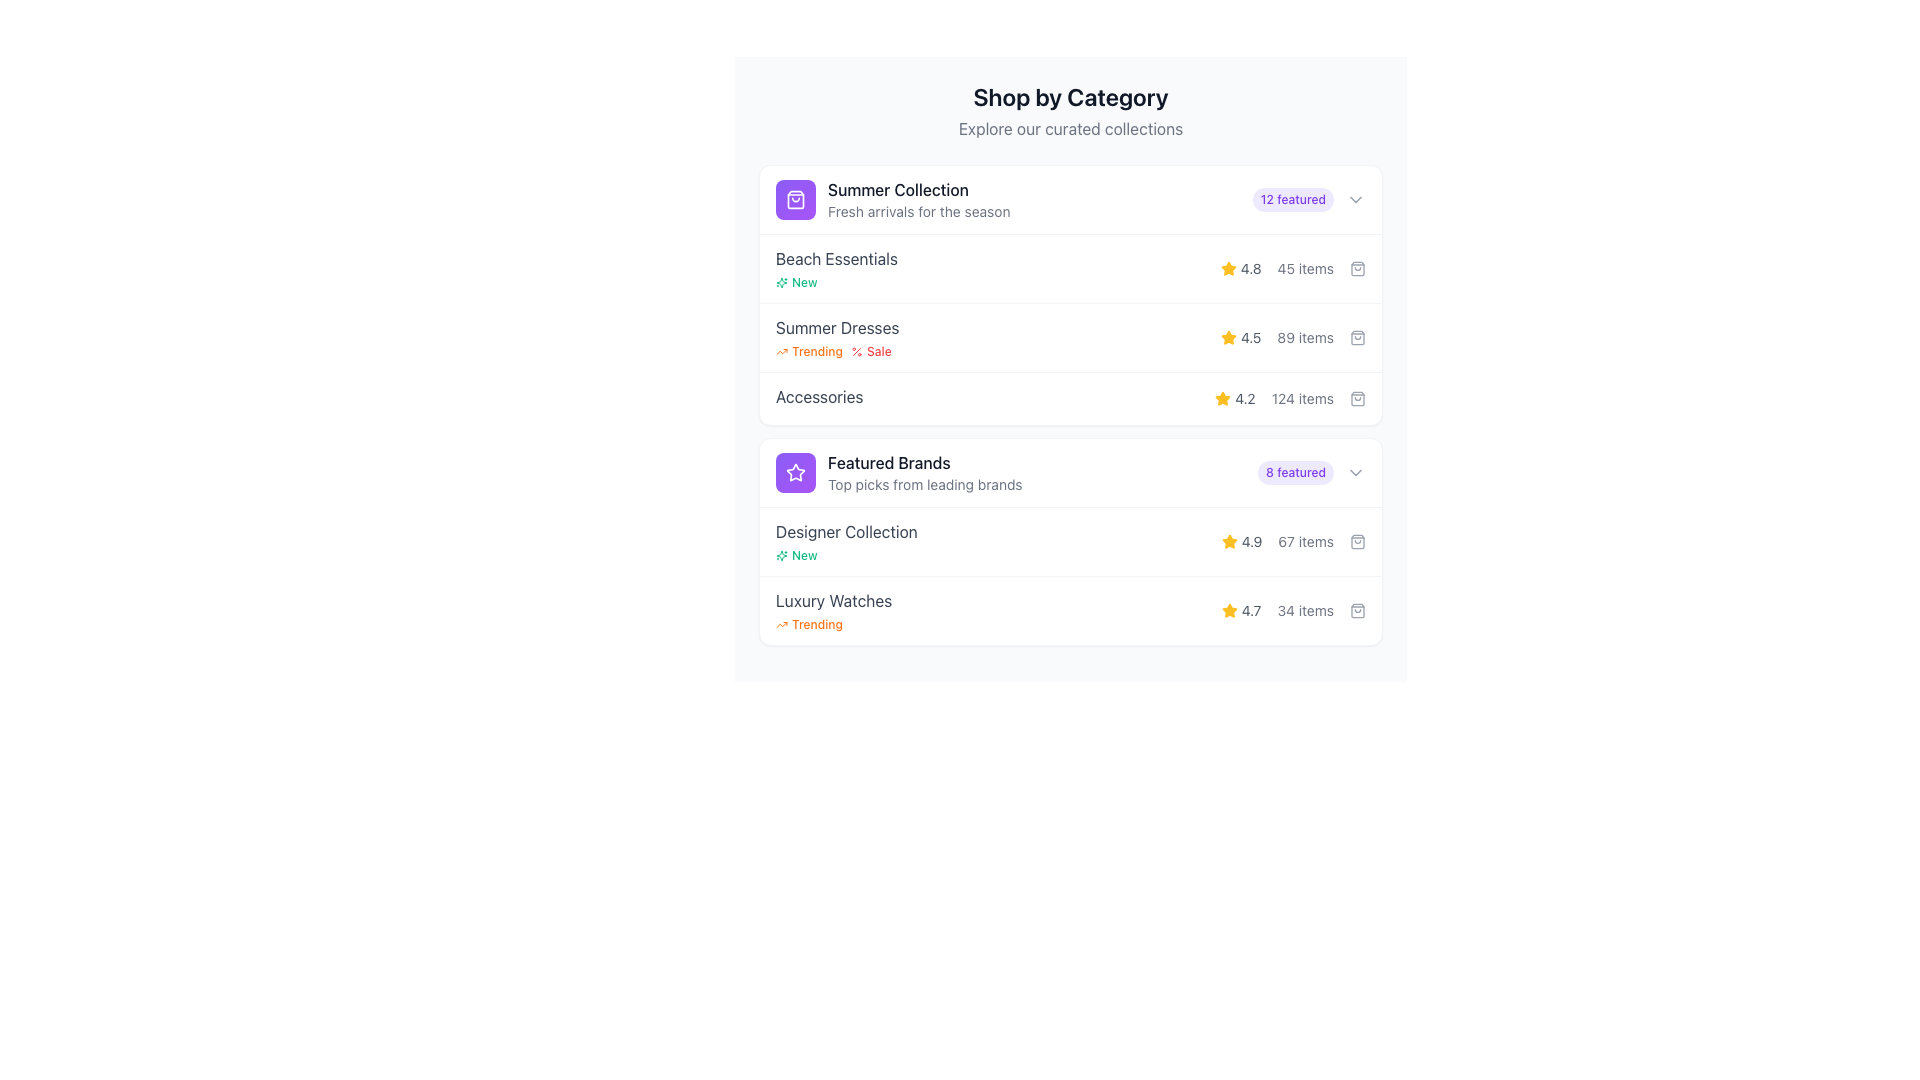 This screenshot has width=1920, height=1080. I want to click on the Text Label with Icon that displays the average rating for the 'Designer Collection' category, so click(1241, 542).